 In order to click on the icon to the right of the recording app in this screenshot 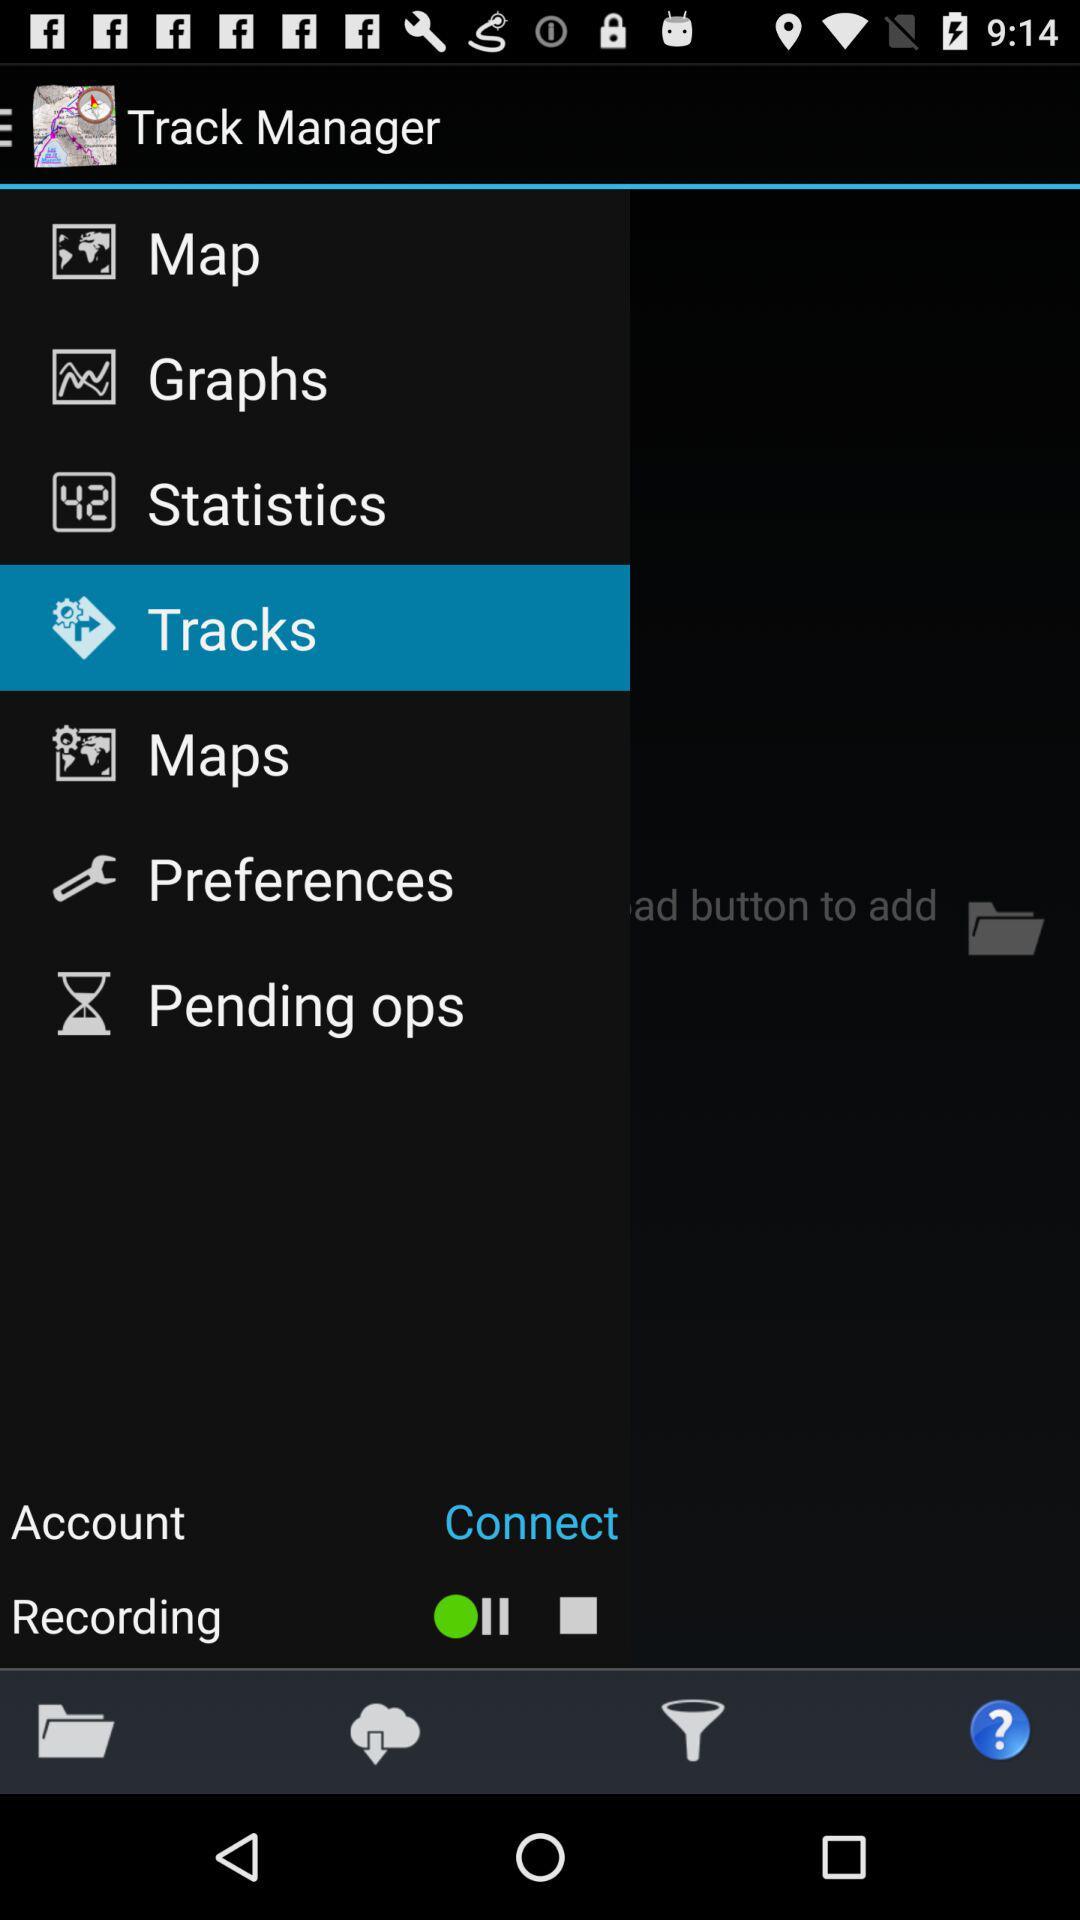, I will do `click(472, 1615)`.